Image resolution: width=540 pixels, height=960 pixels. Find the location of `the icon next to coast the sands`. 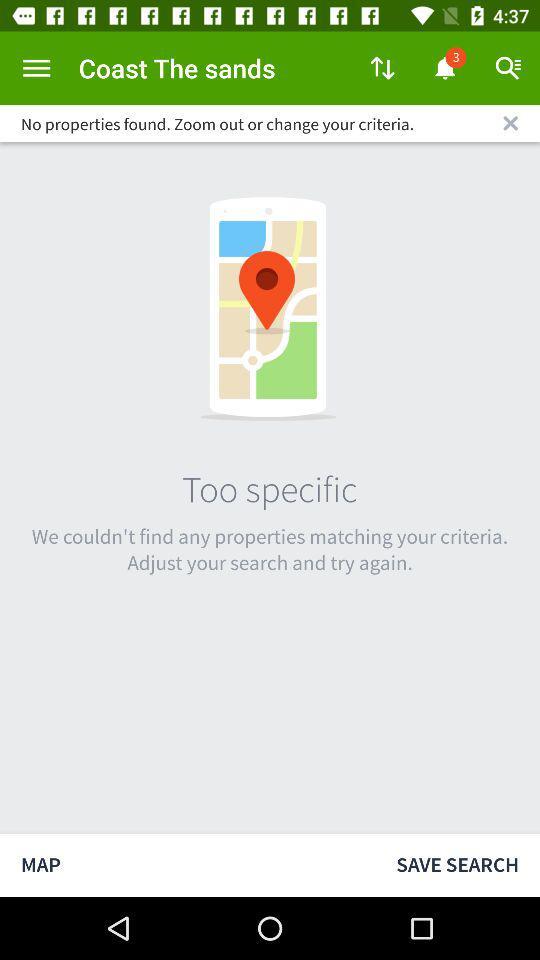

the icon next to coast the sands is located at coordinates (382, 68).